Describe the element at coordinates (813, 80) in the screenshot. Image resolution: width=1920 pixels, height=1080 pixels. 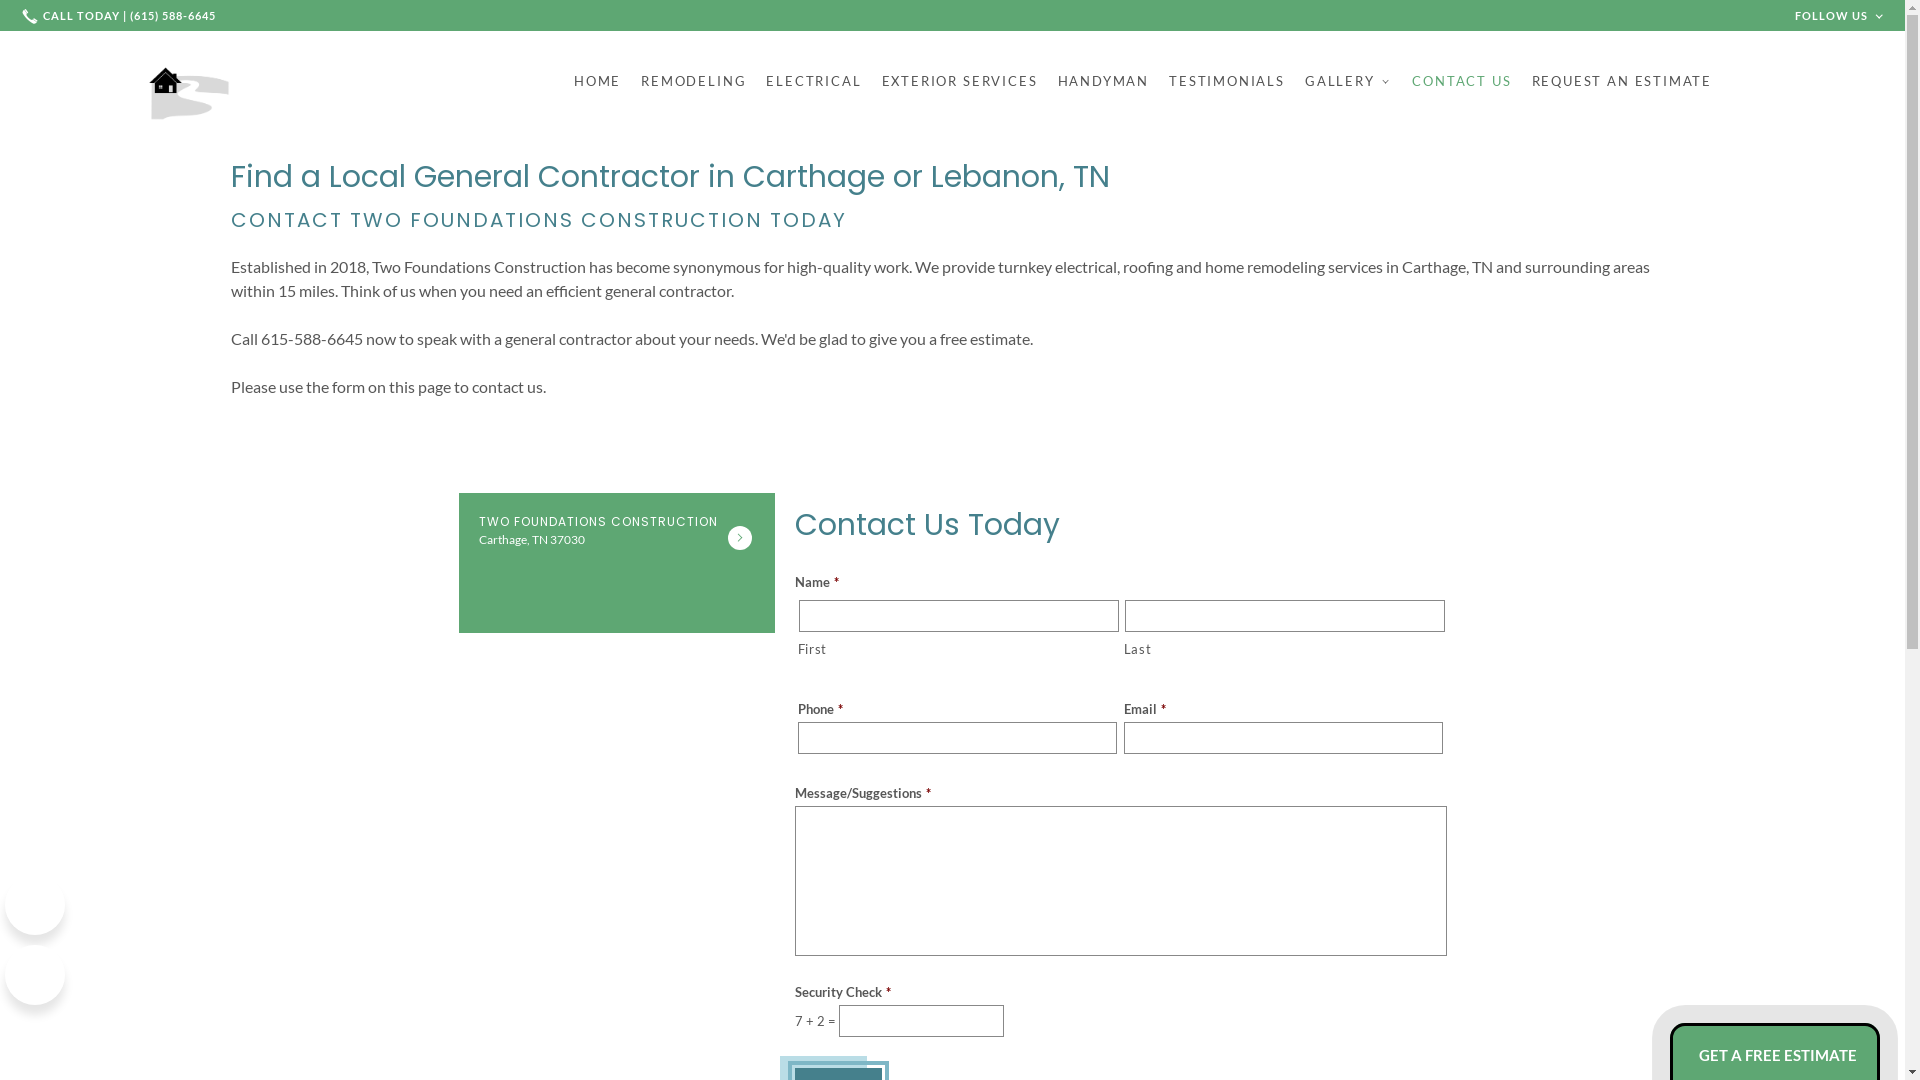
I see `'ELECTRICAL'` at that location.